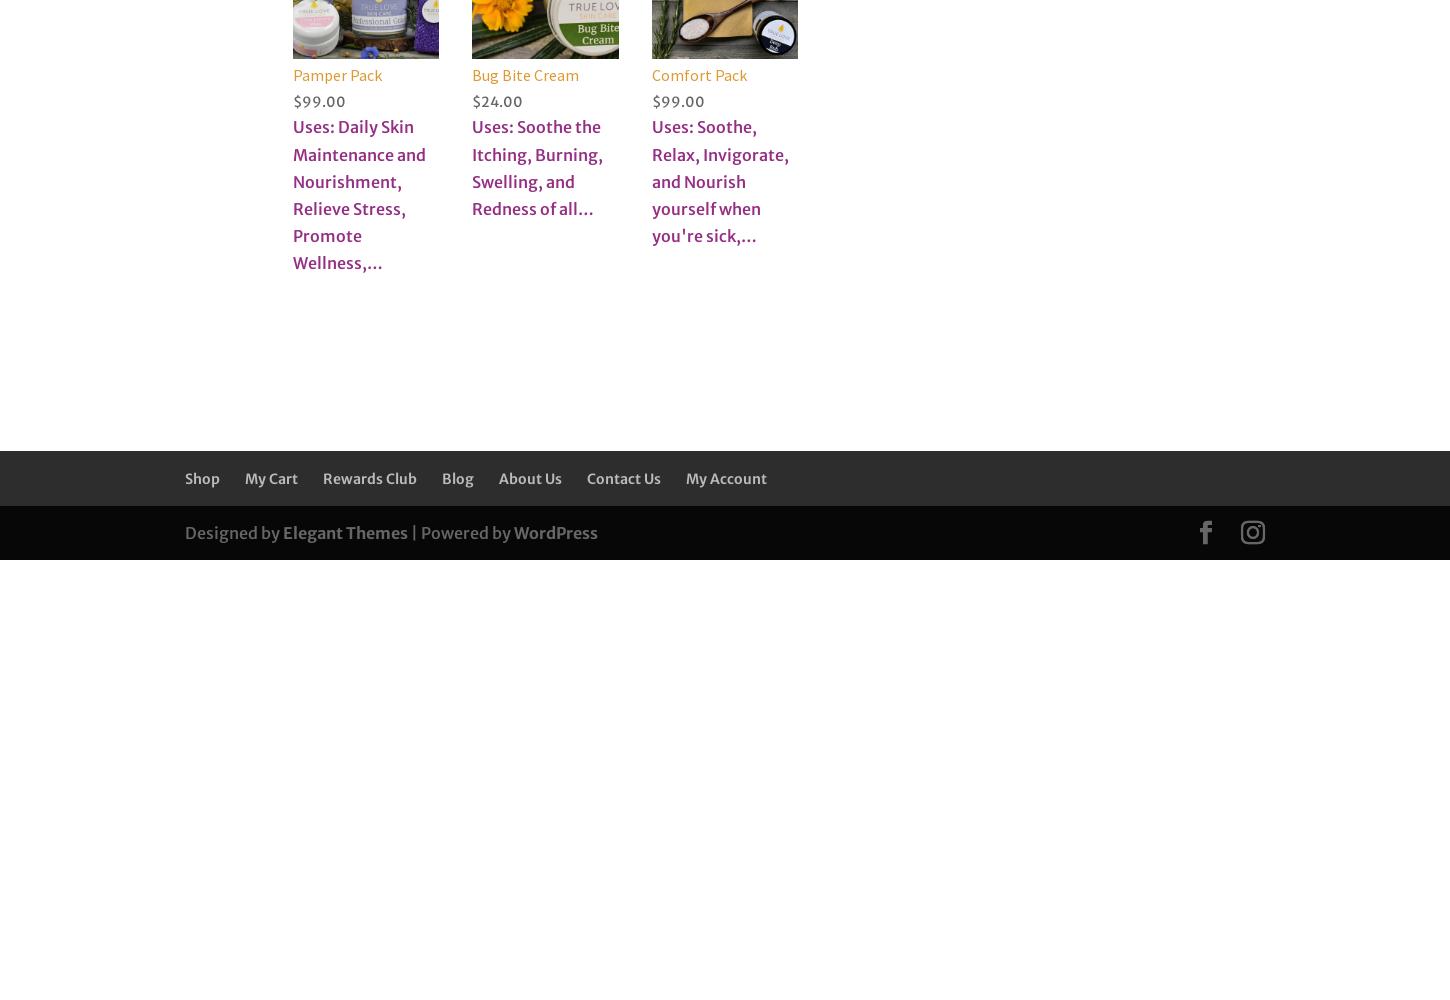  What do you see at coordinates (501, 100) in the screenshot?
I see `'24.00'` at bounding box center [501, 100].